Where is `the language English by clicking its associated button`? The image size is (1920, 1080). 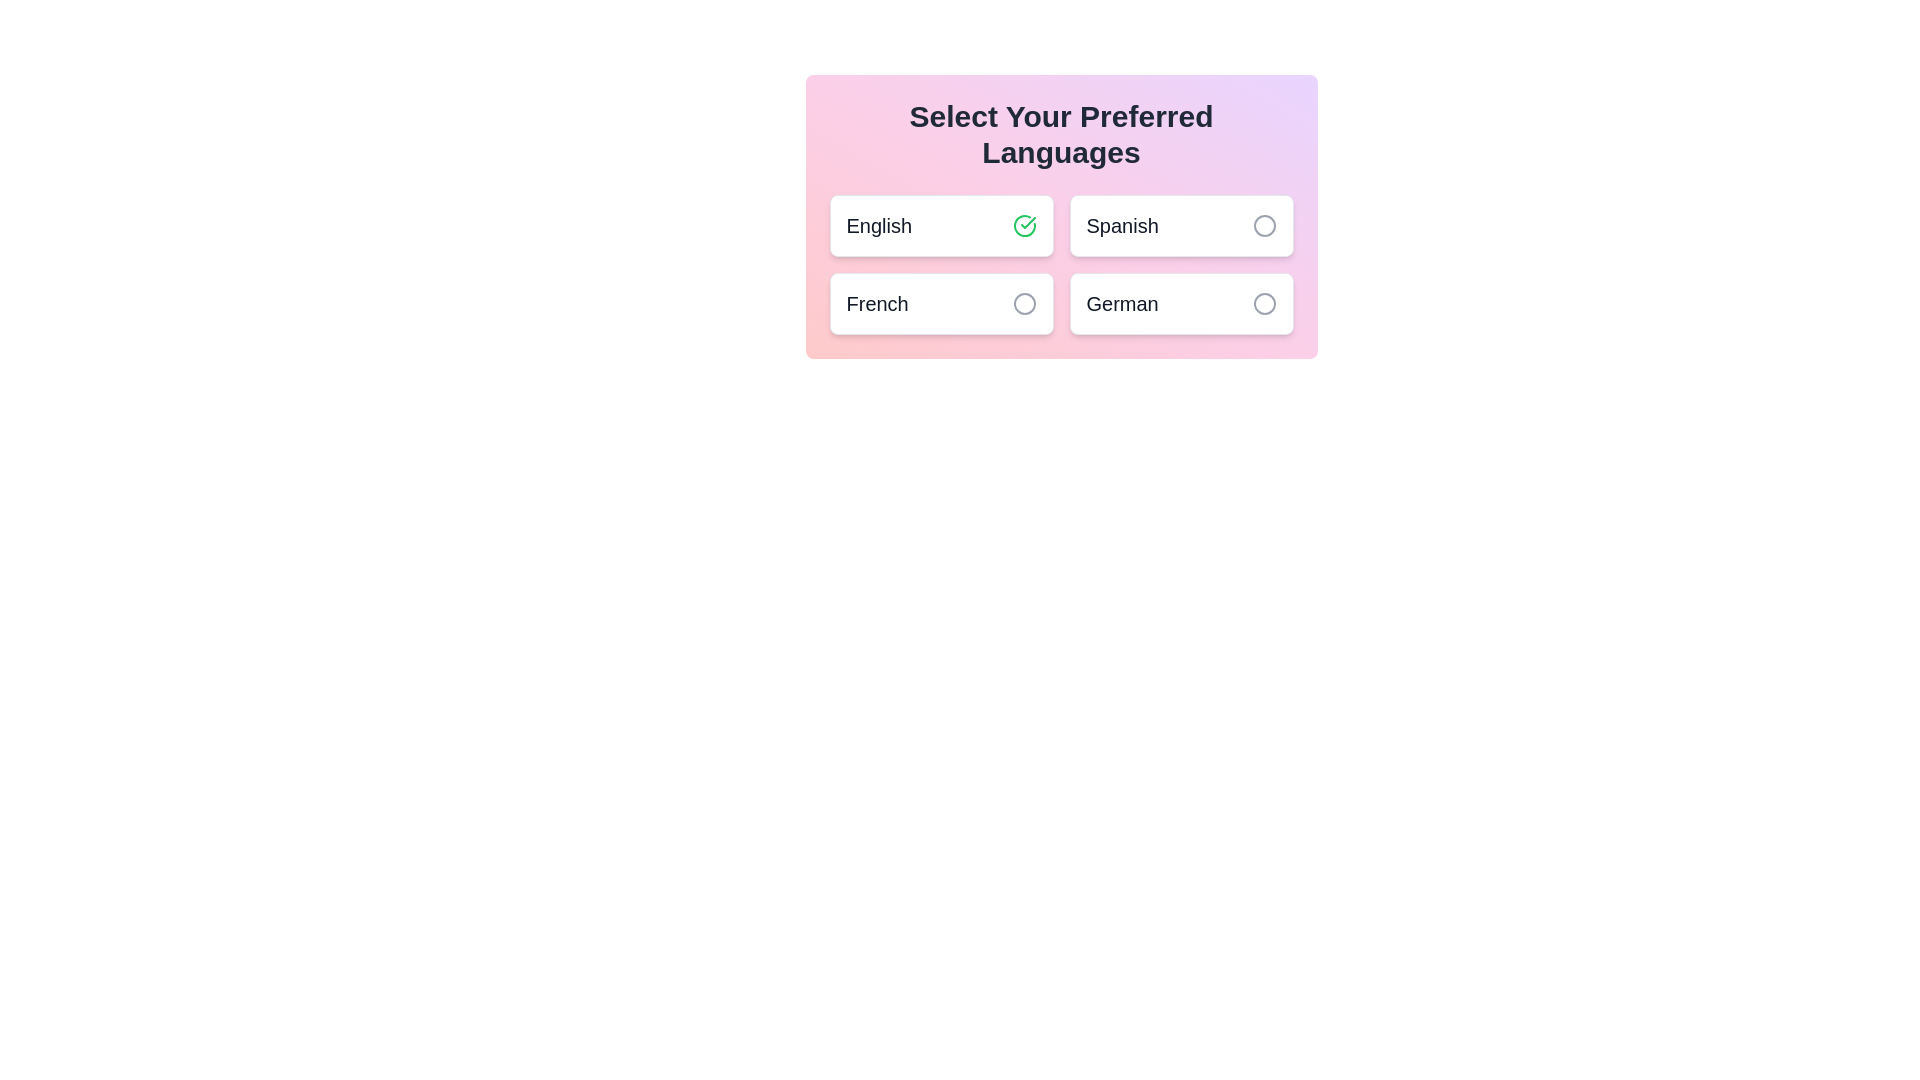
the language English by clicking its associated button is located at coordinates (1024, 225).